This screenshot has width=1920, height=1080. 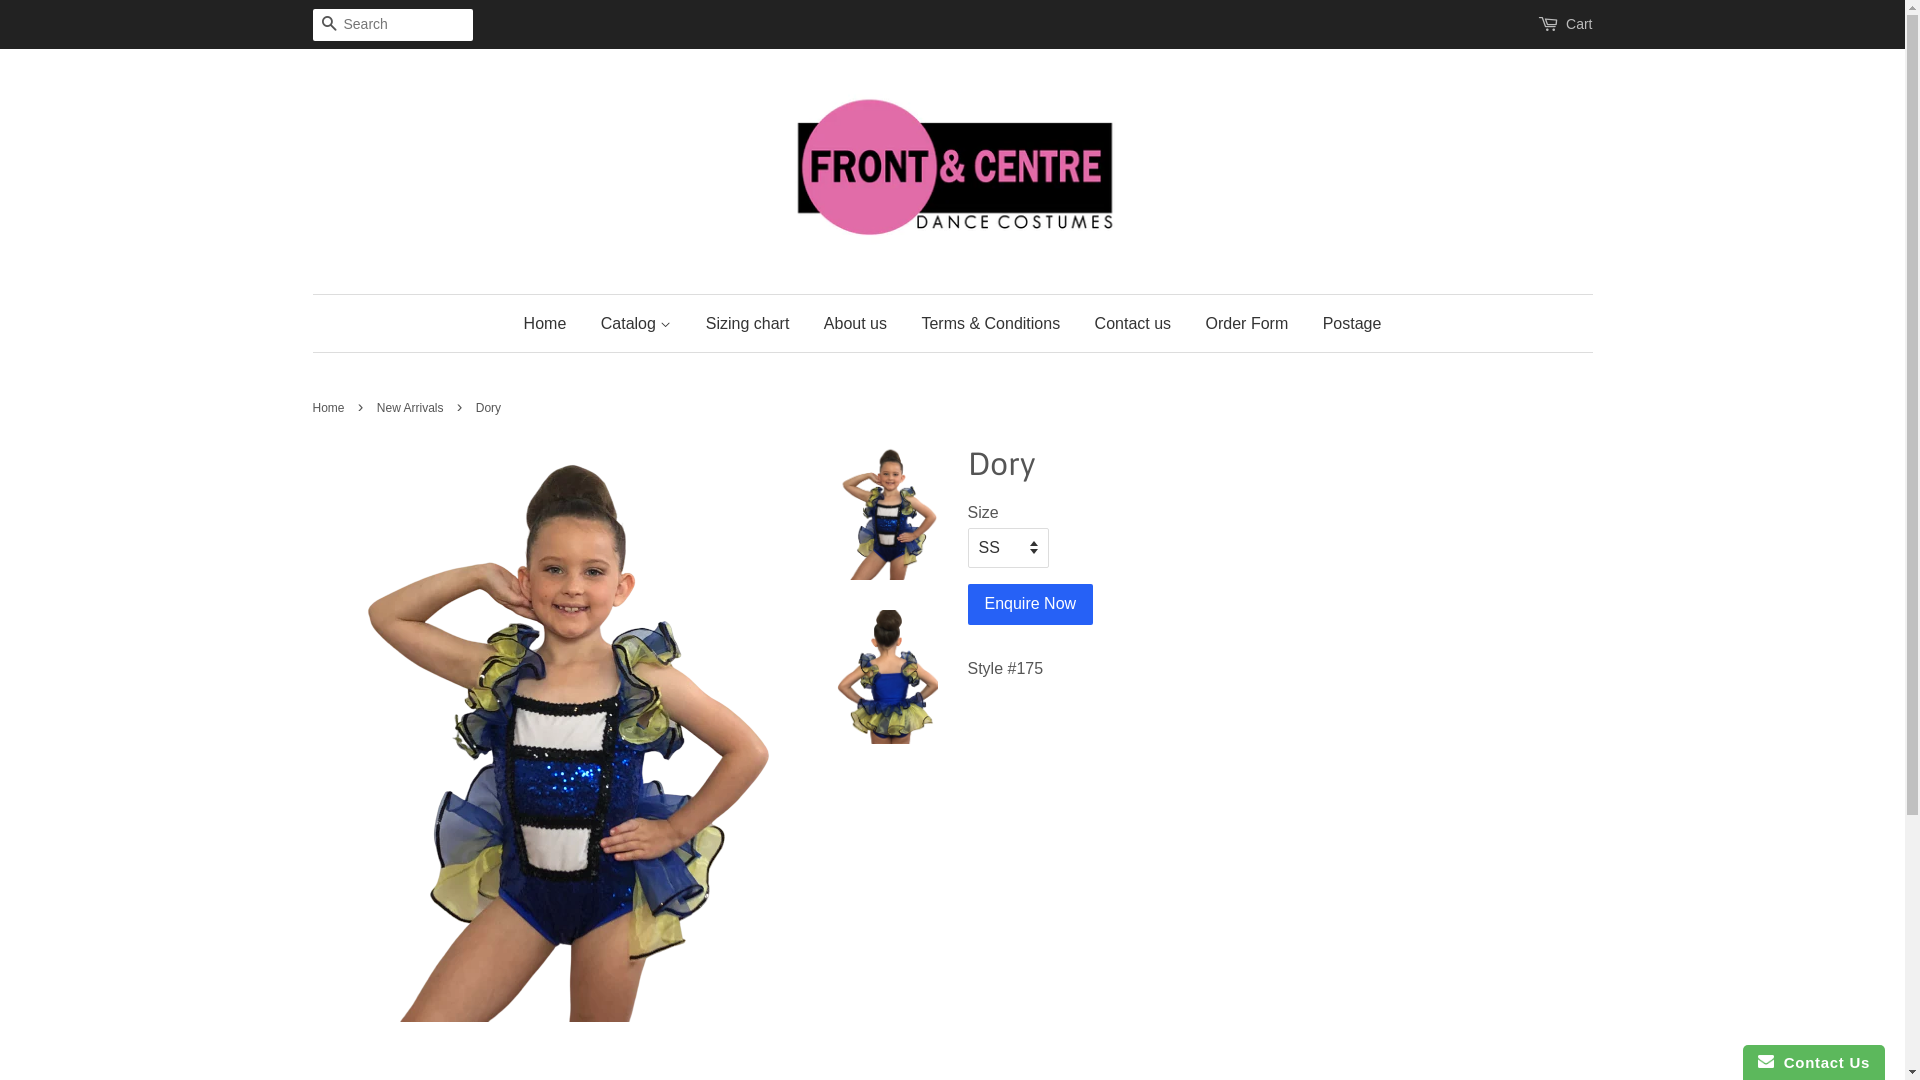 I want to click on 'Home', so click(x=552, y=322).